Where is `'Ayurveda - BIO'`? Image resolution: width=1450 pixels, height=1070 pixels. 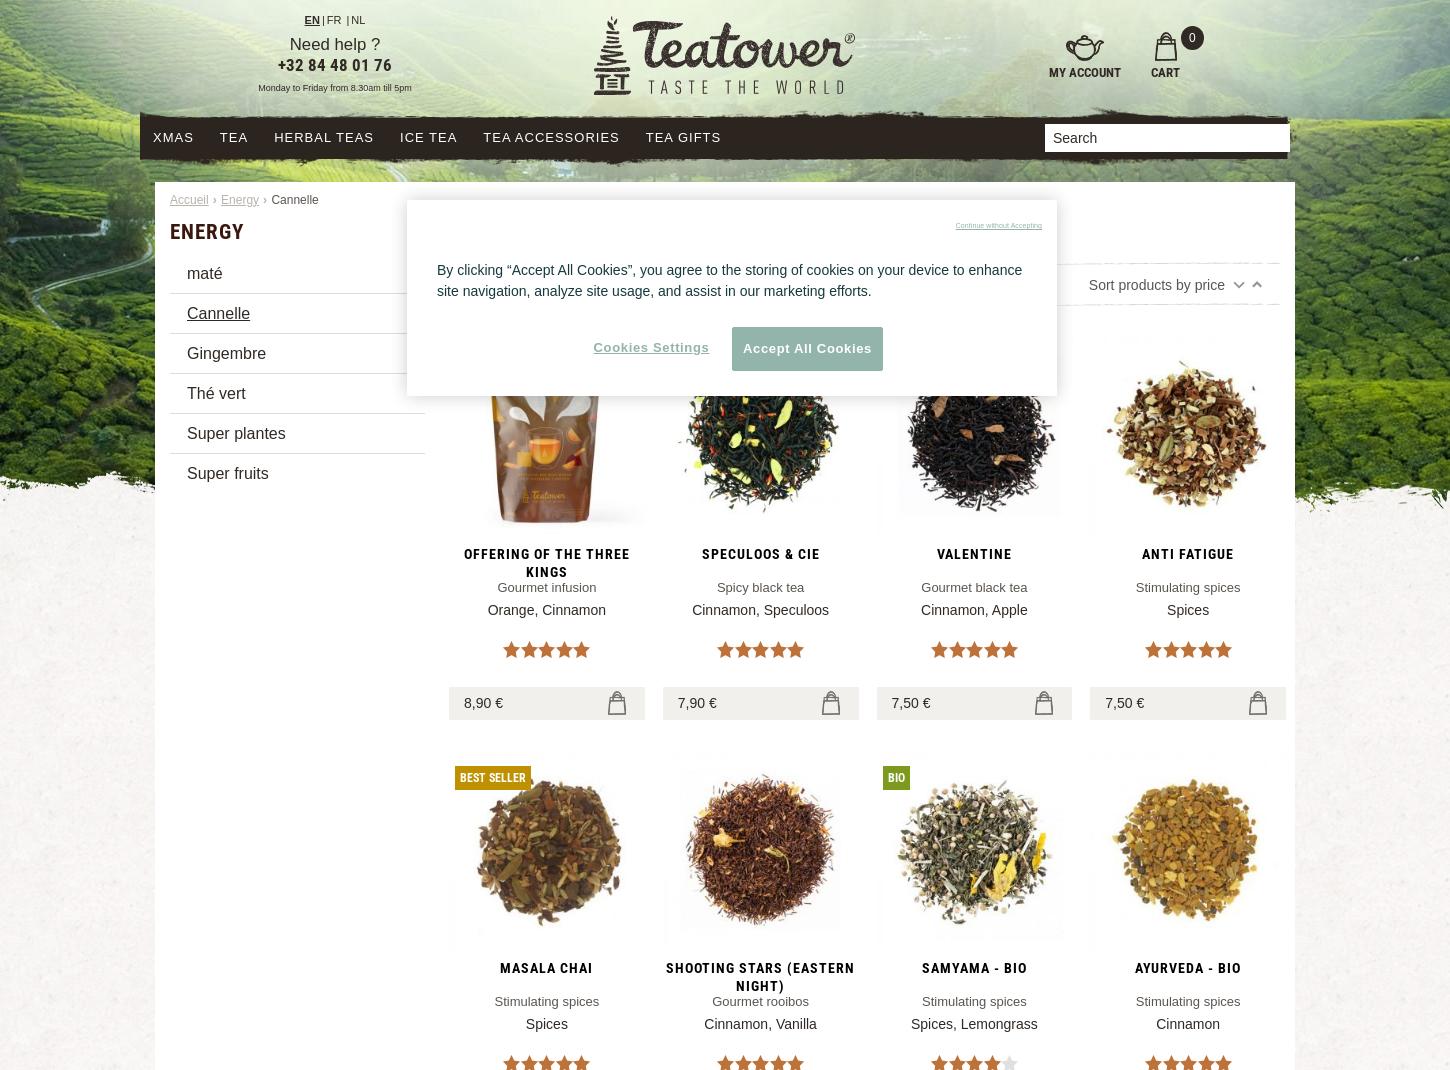 'Ayurveda - BIO' is located at coordinates (1186, 965).